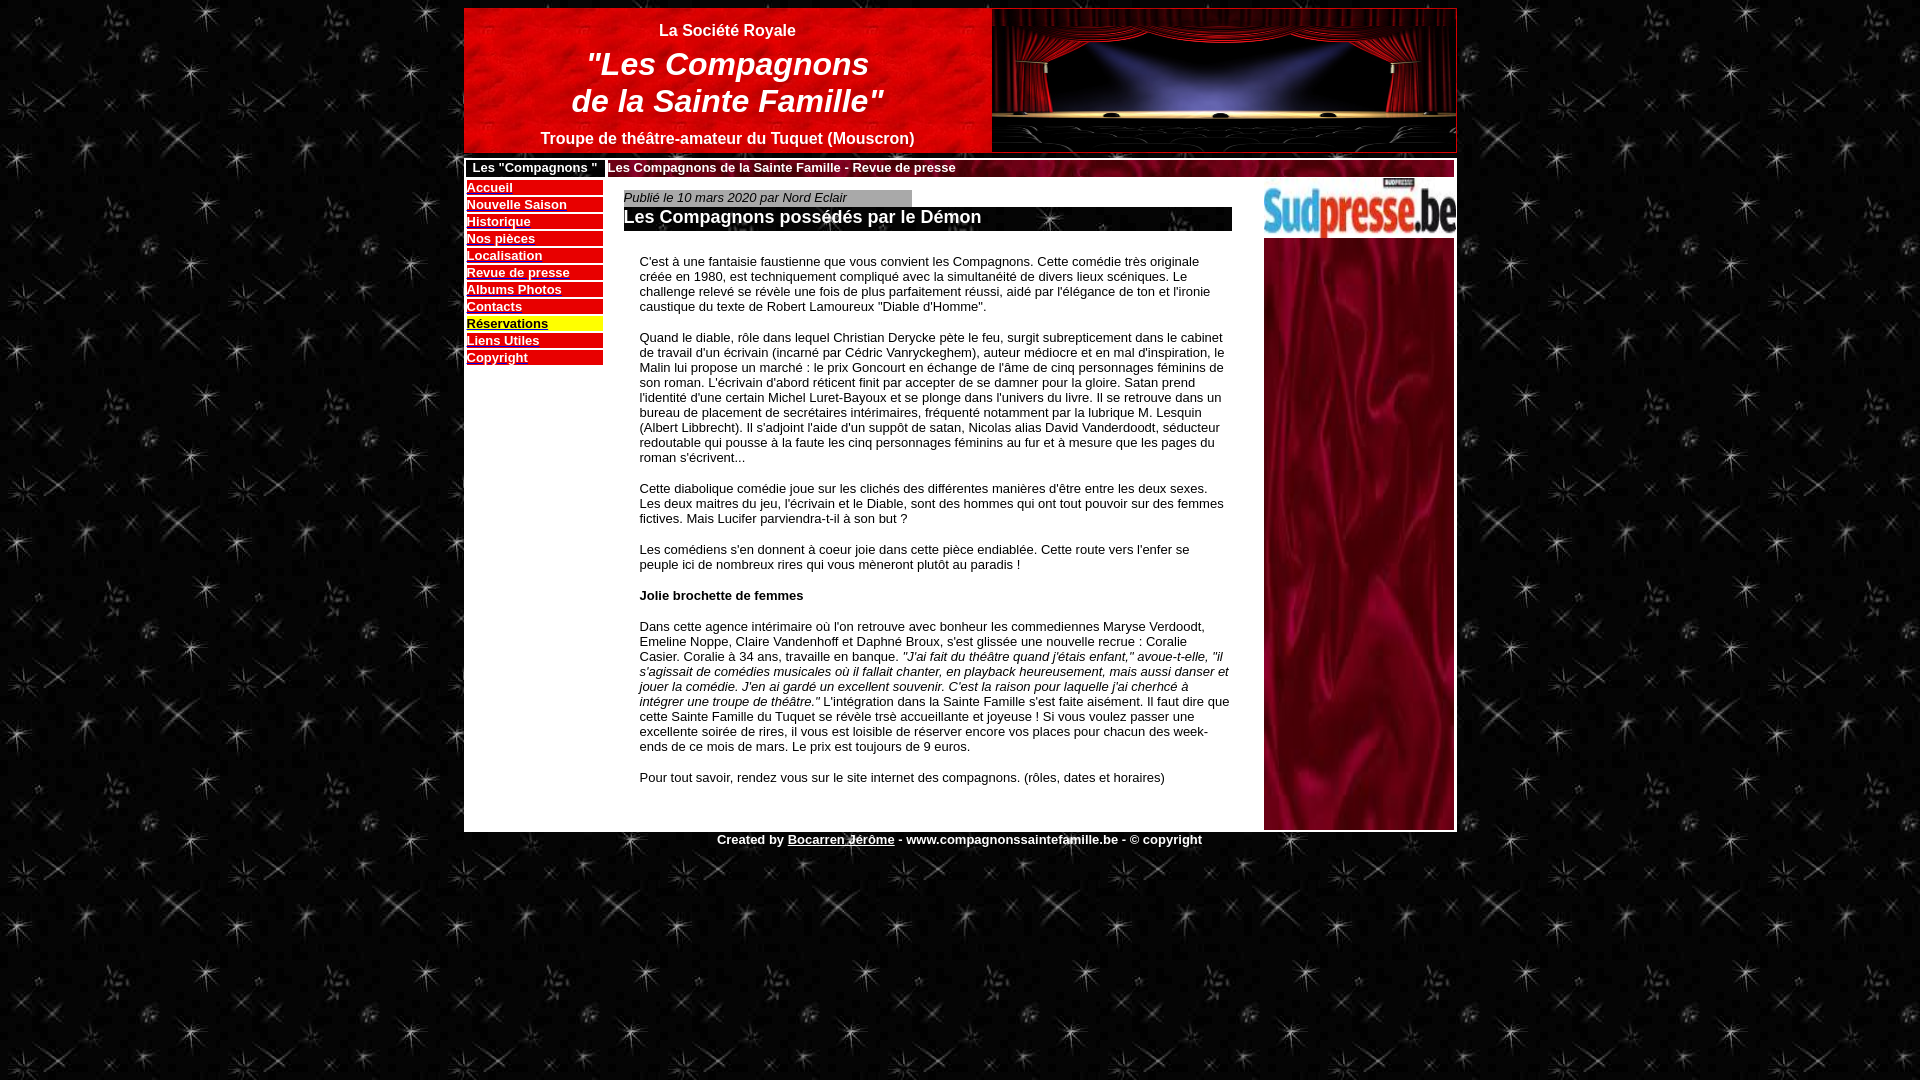  Describe the element at coordinates (515, 203) in the screenshot. I see `'Nouvelle Saison'` at that location.